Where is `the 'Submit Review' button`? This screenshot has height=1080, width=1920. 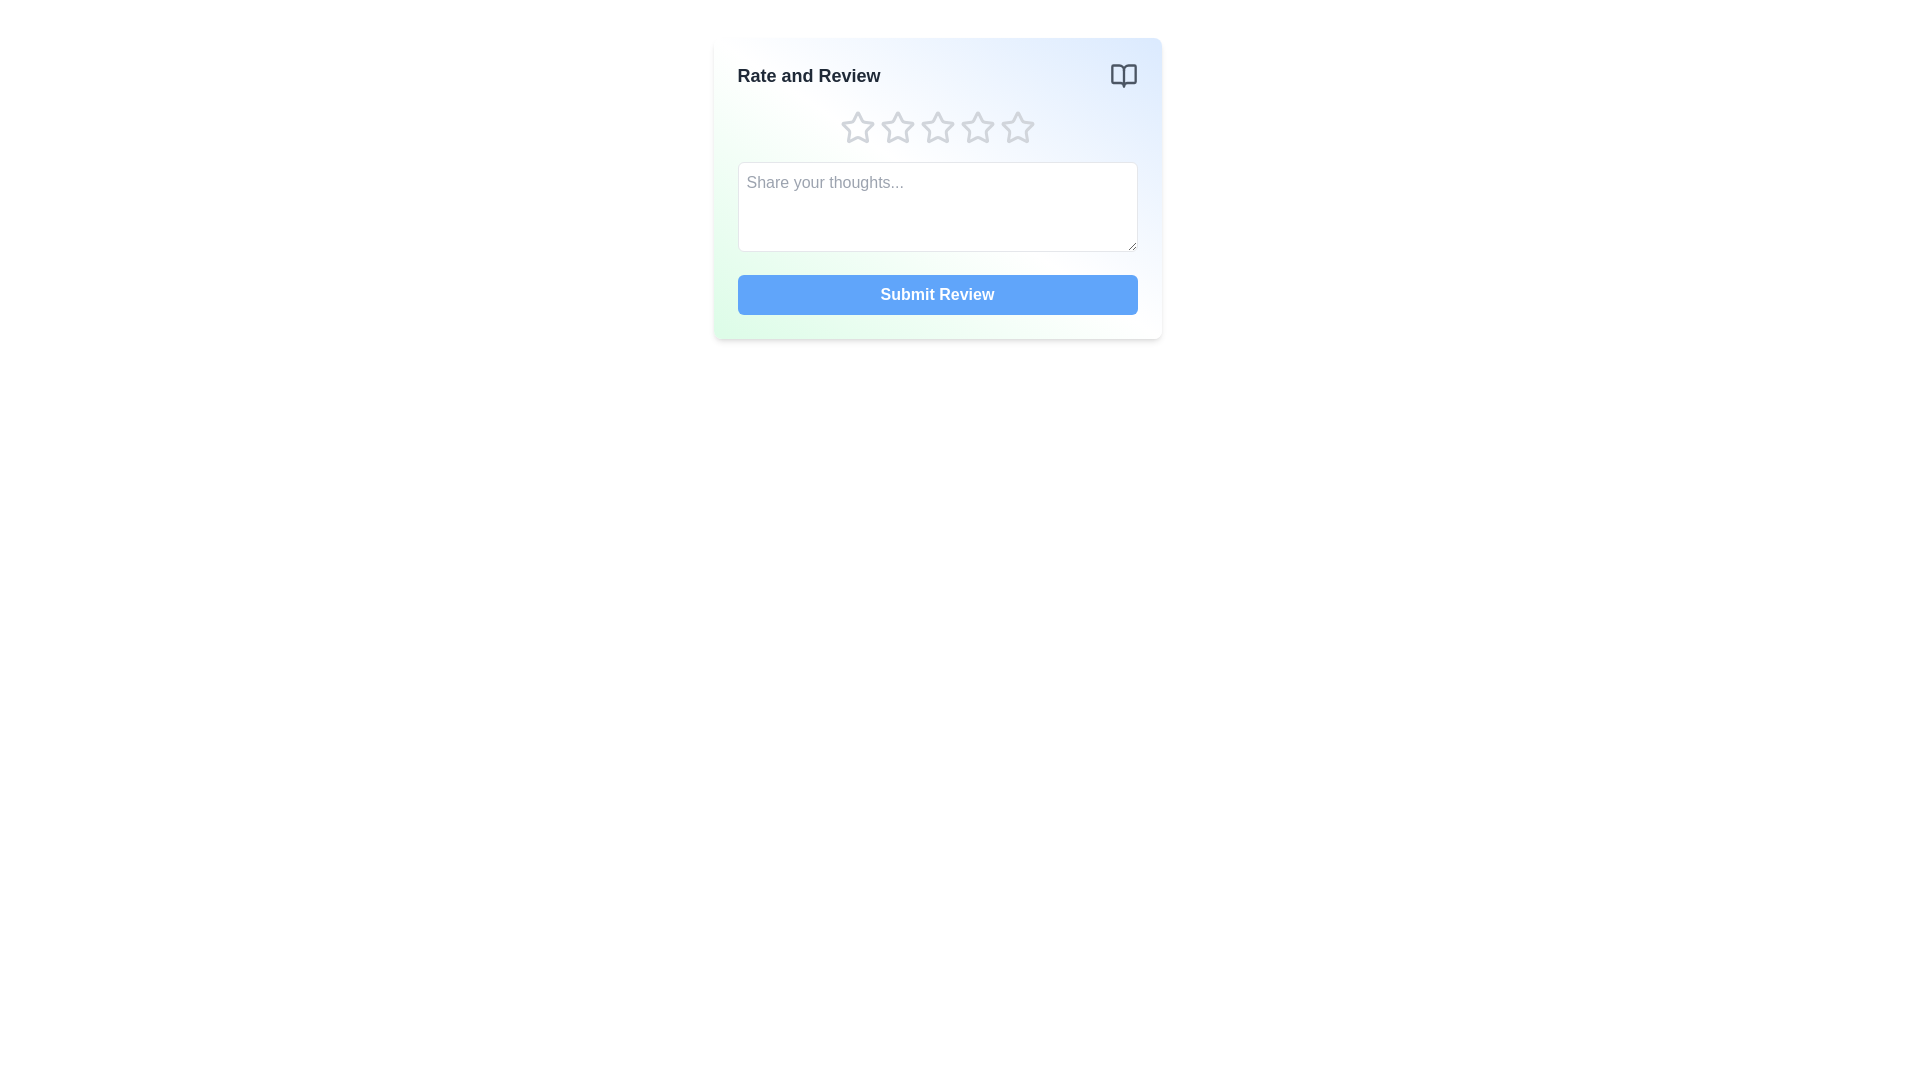
the 'Submit Review' button is located at coordinates (936, 294).